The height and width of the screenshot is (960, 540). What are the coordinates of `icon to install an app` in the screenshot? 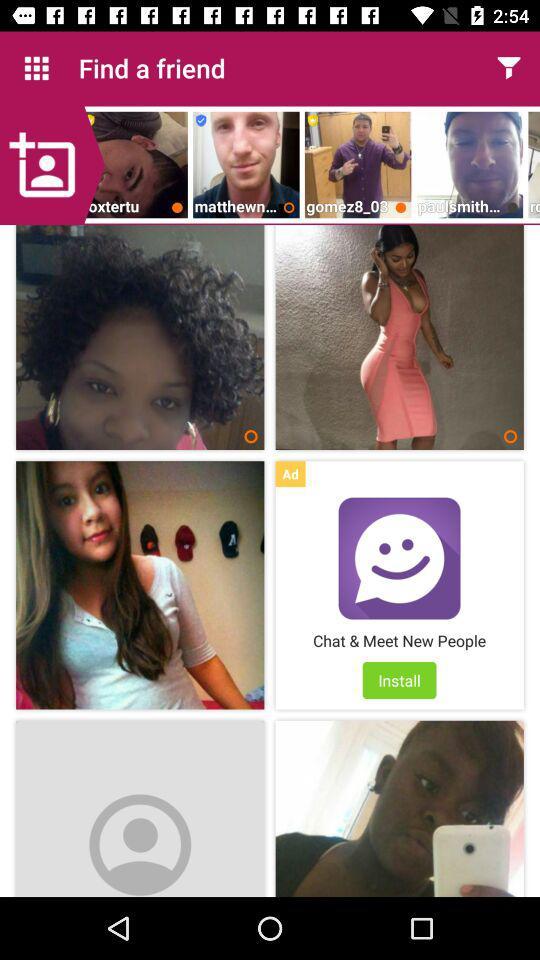 It's located at (399, 558).